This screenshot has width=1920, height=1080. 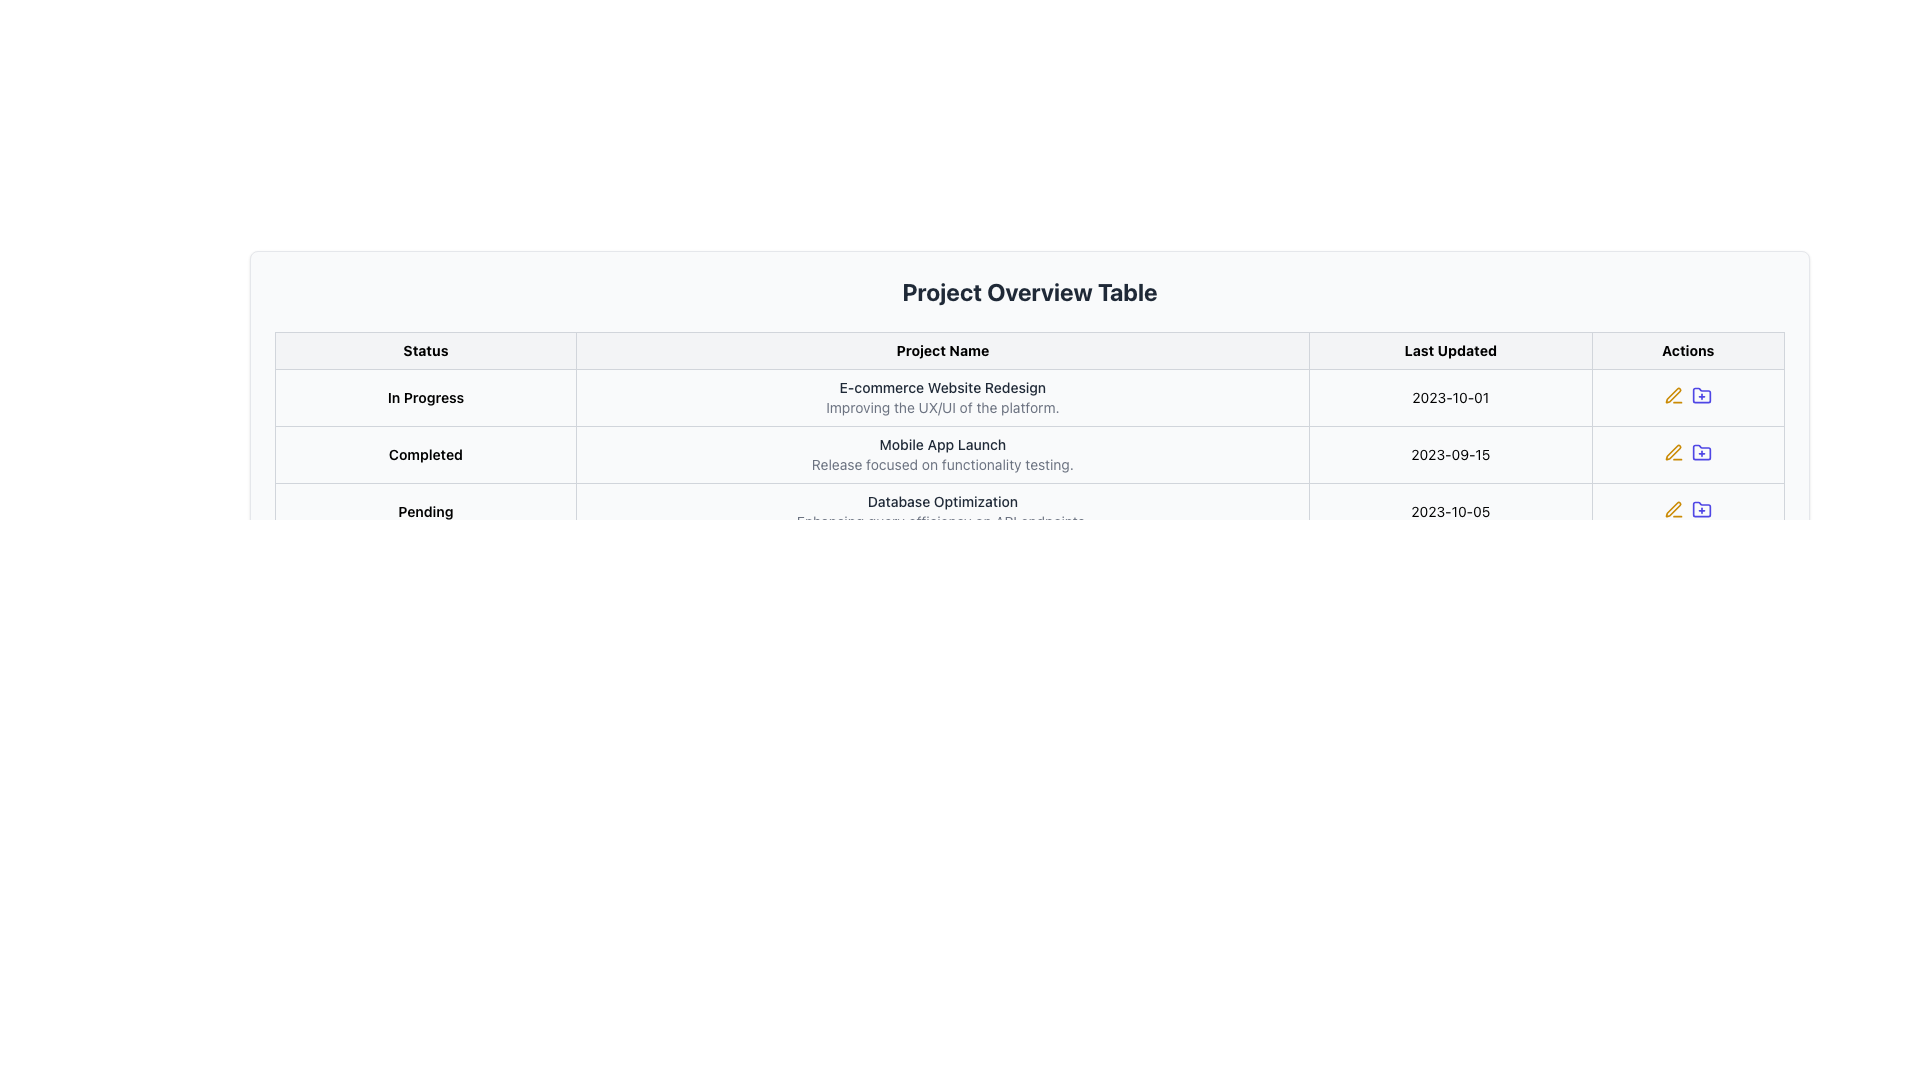 What do you see at coordinates (1450, 397) in the screenshot?
I see `displayed date in the Text Display Field showing the last update date for the project 'E-commerce Website Redesign', located under the 'Last Updated' column of the table` at bounding box center [1450, 397].